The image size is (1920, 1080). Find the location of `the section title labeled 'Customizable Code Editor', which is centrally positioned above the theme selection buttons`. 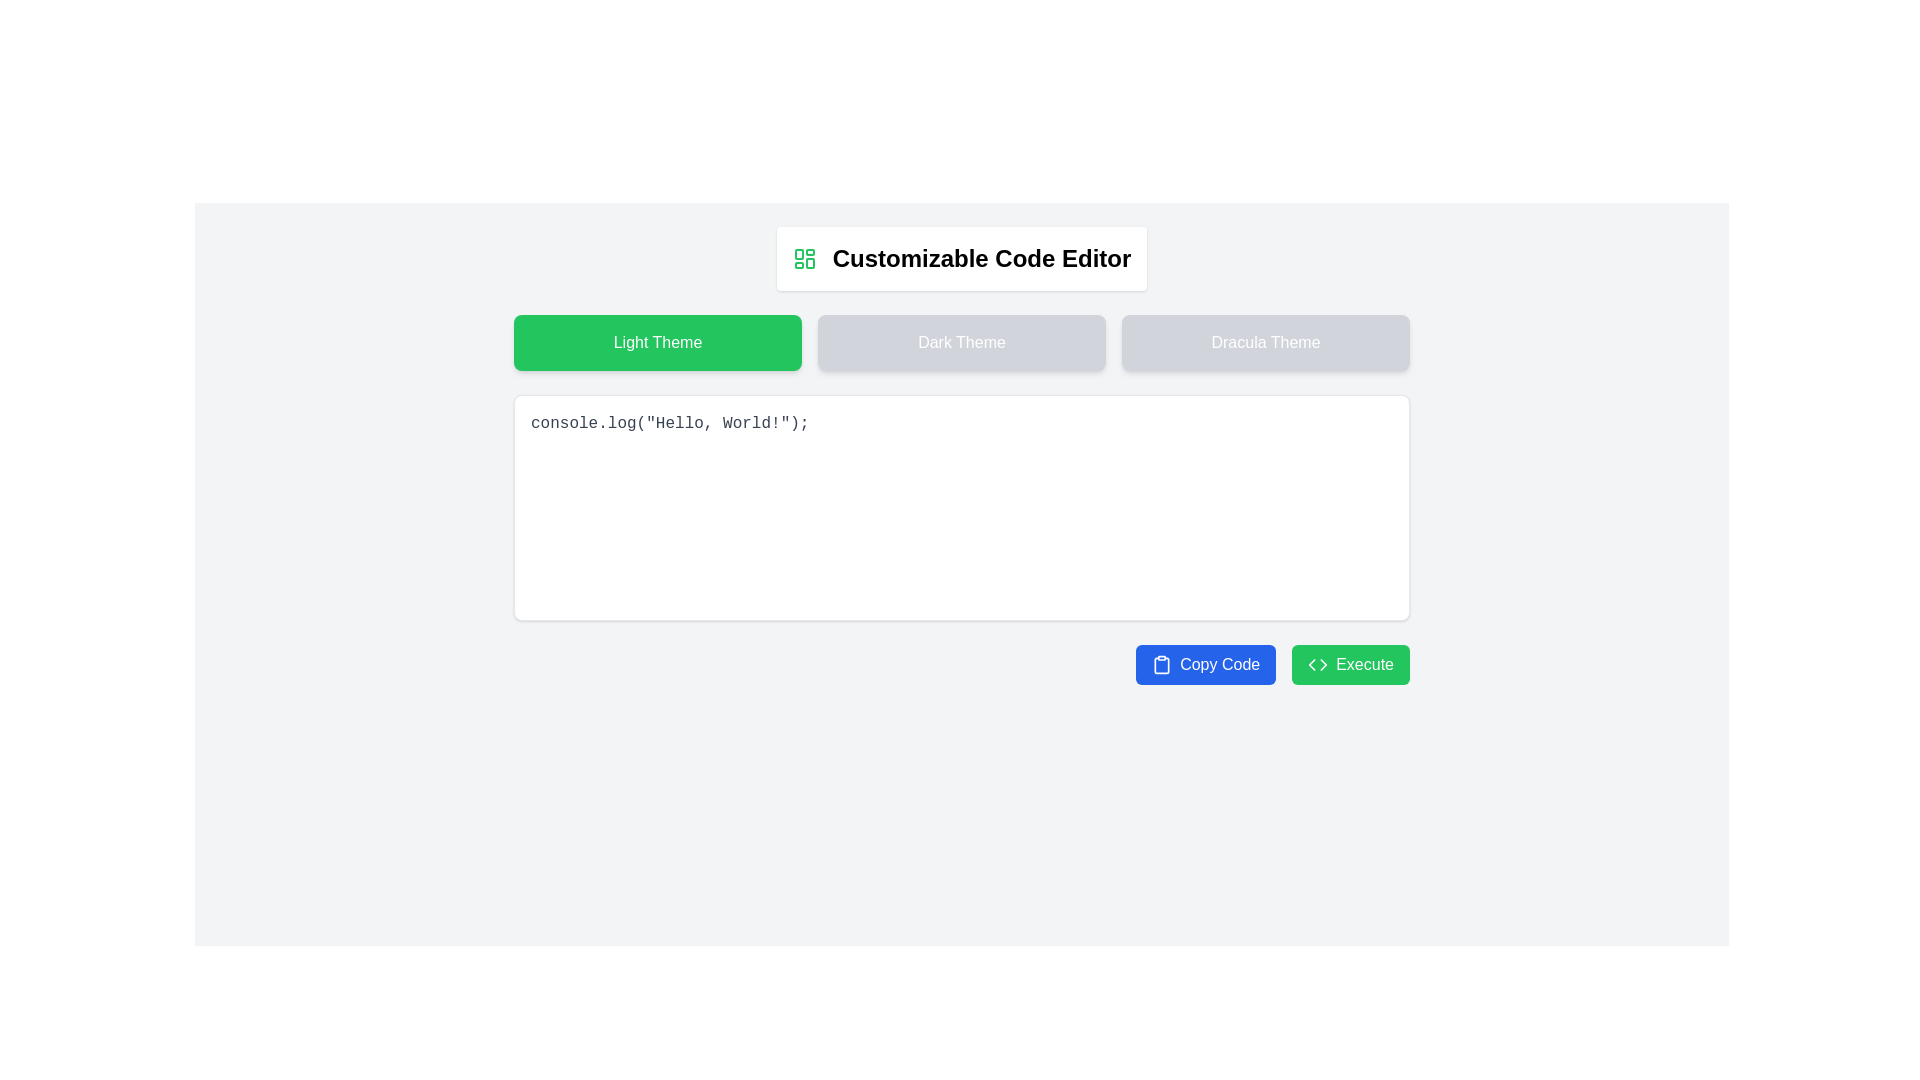

the section title labeled 'Customizable Code Editor', which is centrally positioned above the theme selection buttons is located at coordinates (961, 257).